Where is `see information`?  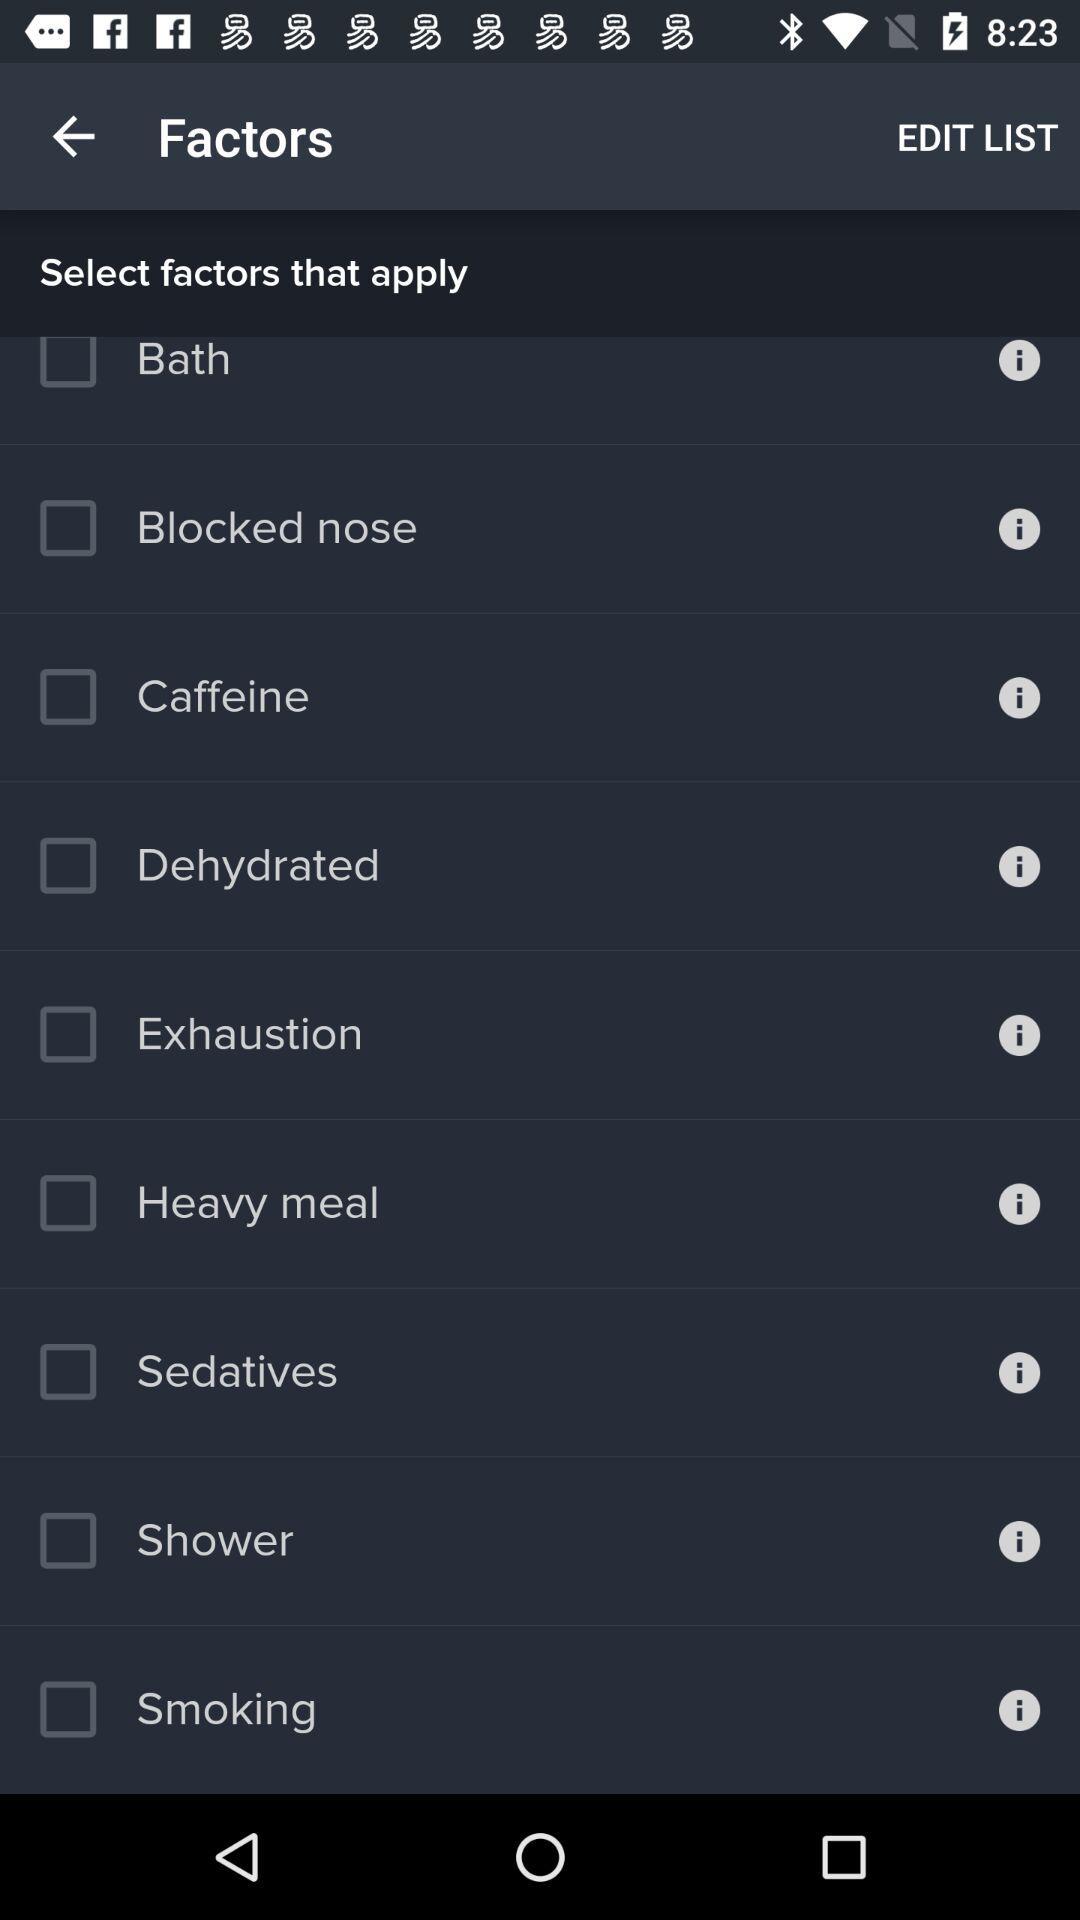
see information is located at coordinates (1019, 866).